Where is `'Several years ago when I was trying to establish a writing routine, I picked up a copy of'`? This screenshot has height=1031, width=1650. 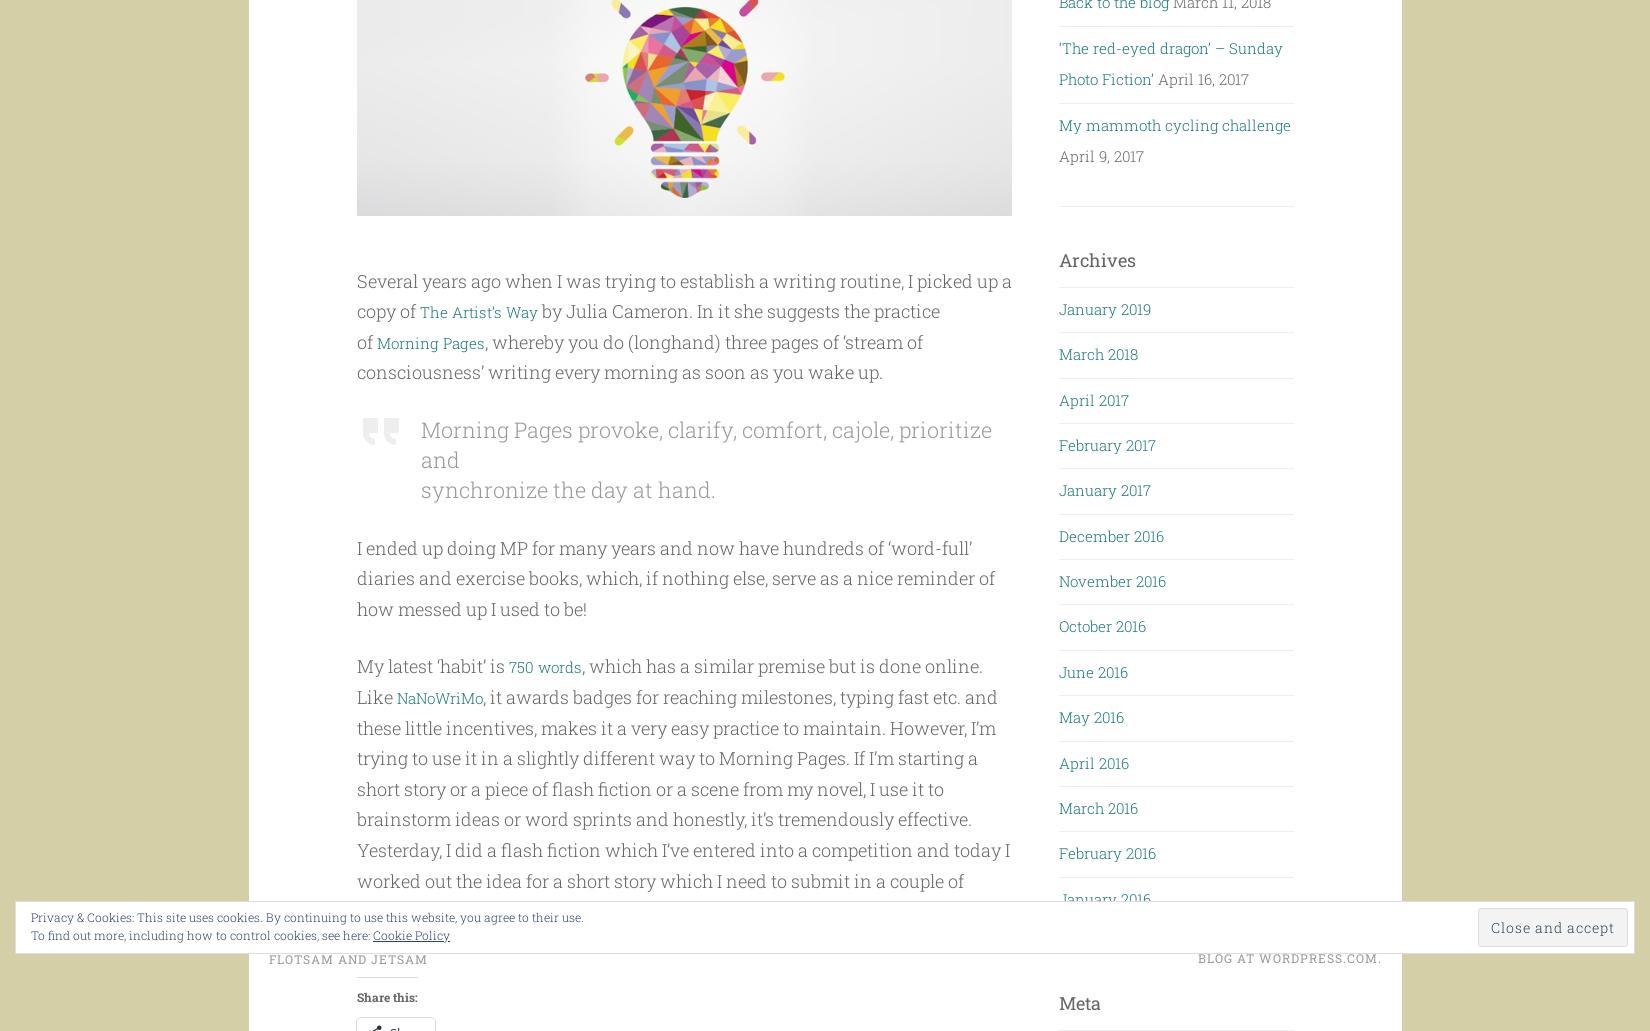 'Several years ago when I was trying to establish a writing routine, I picked up a copy of' is located at coordinates (682, 333).